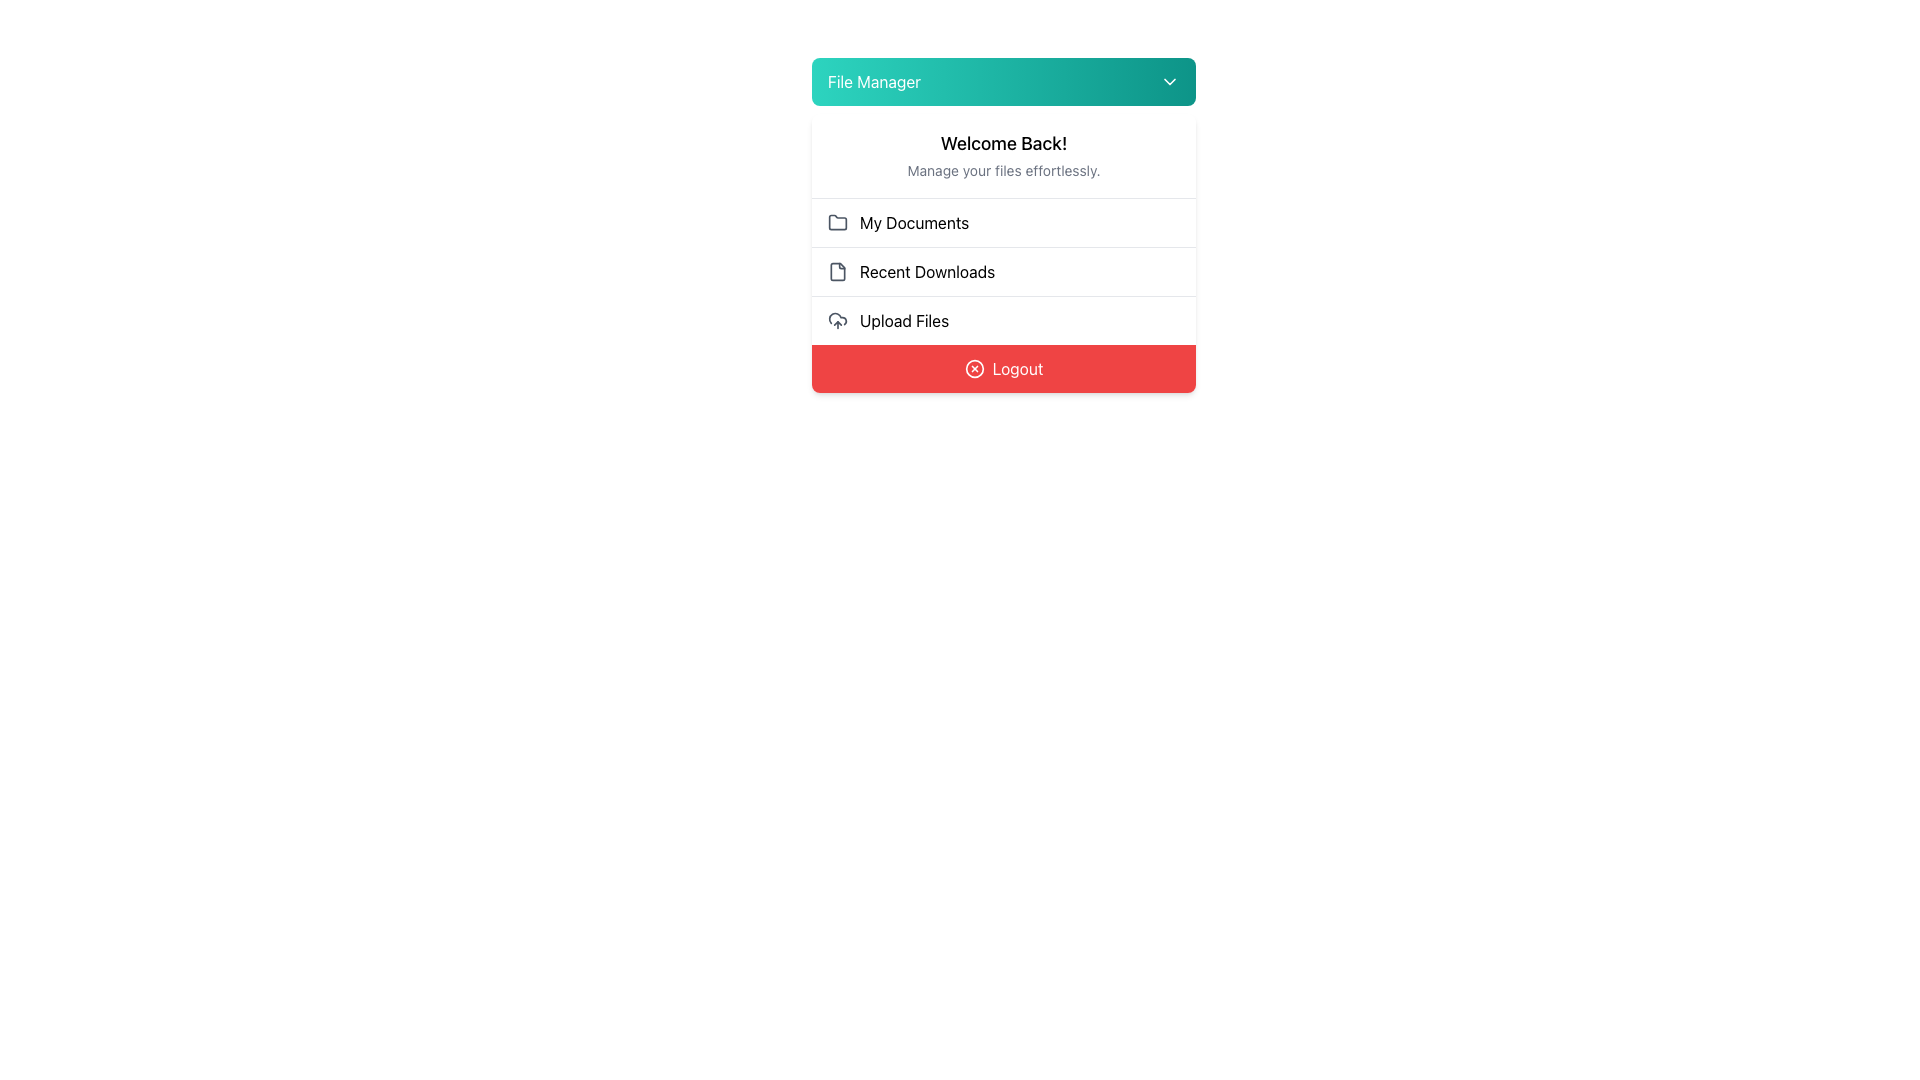  What do you see at coordinates (1003, 272) in the screenshot?
I see `the second option 'Recent Downloads' in the vertical navigation list containing 'My Documents', 'Recent Downloads', and 'Upload Files'` at bounding box center [1003, 272].